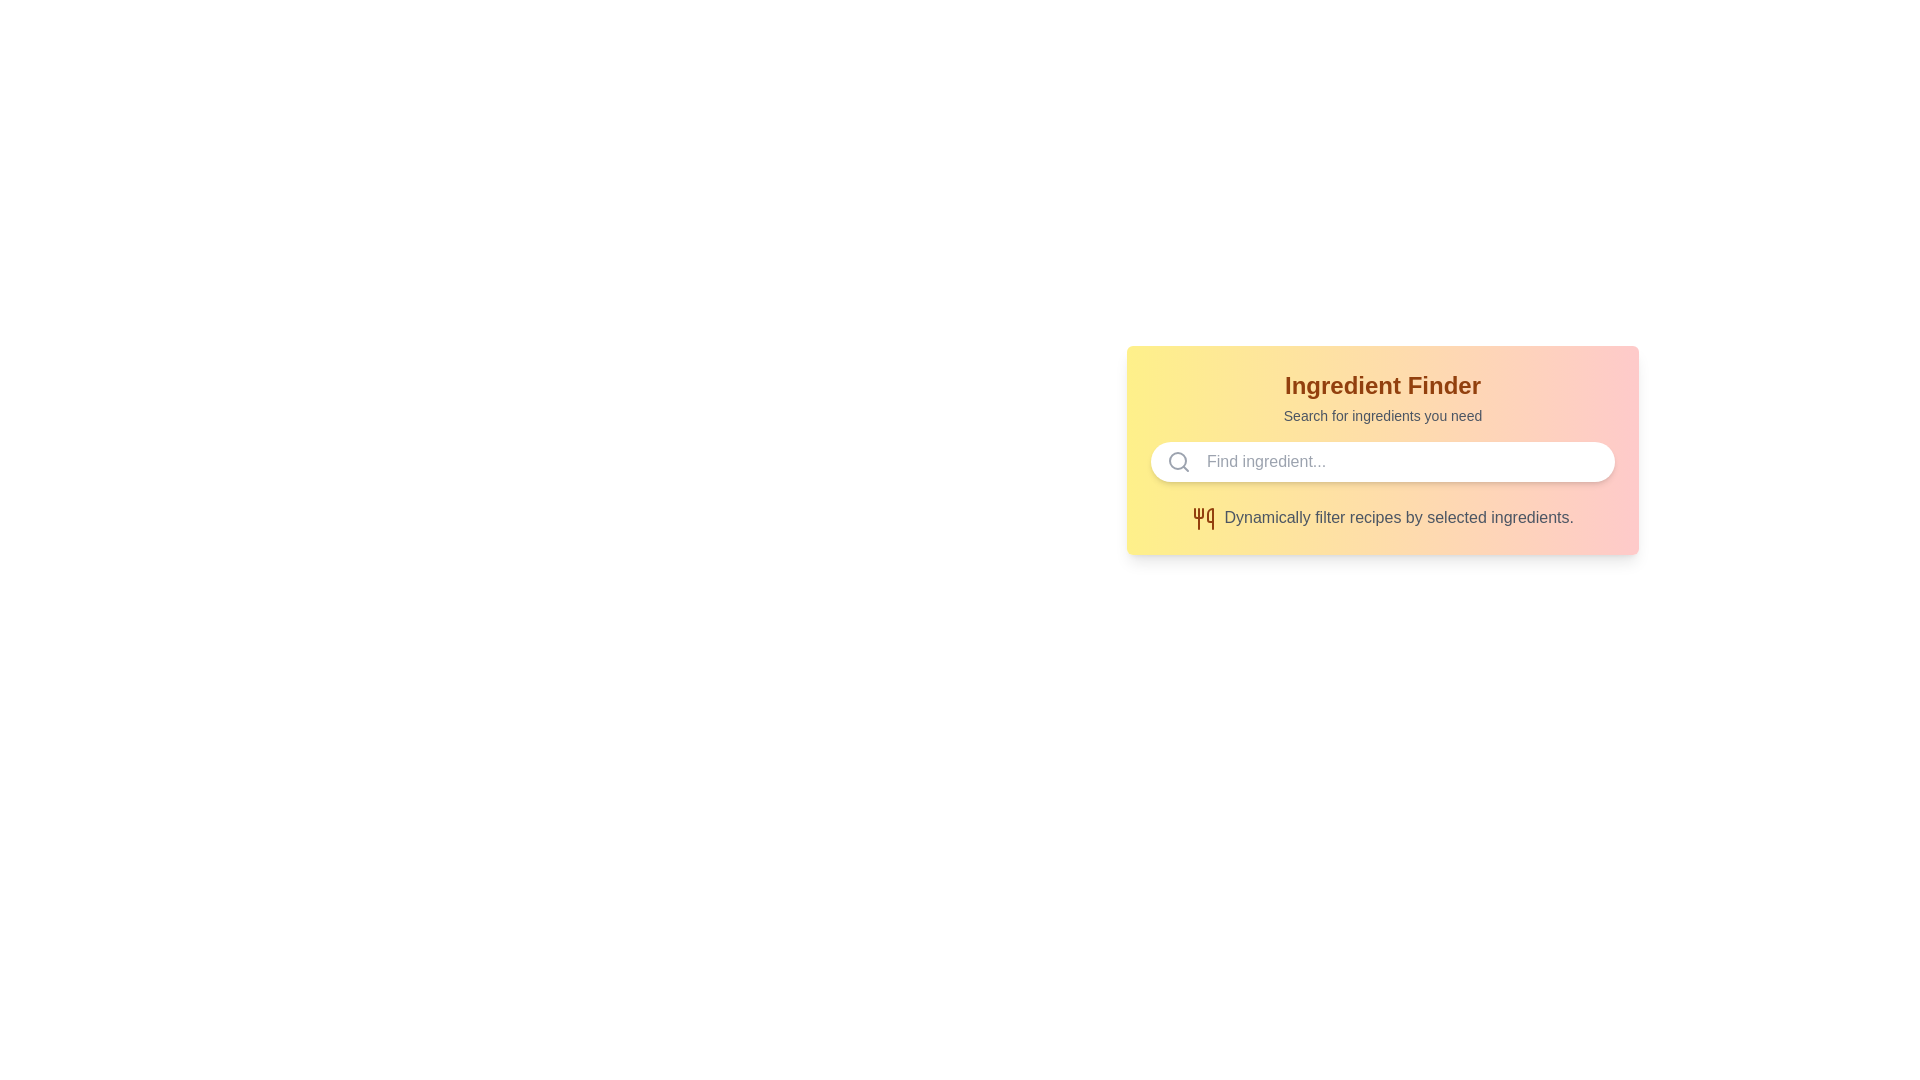 The height and width of the screenshot is (1080, 1920). Describe the element at coordinates (1177, 461) in the screenshot. I see `the SVG circle graphical element that represents the search functionality, located to the far left of the input field` at that location.